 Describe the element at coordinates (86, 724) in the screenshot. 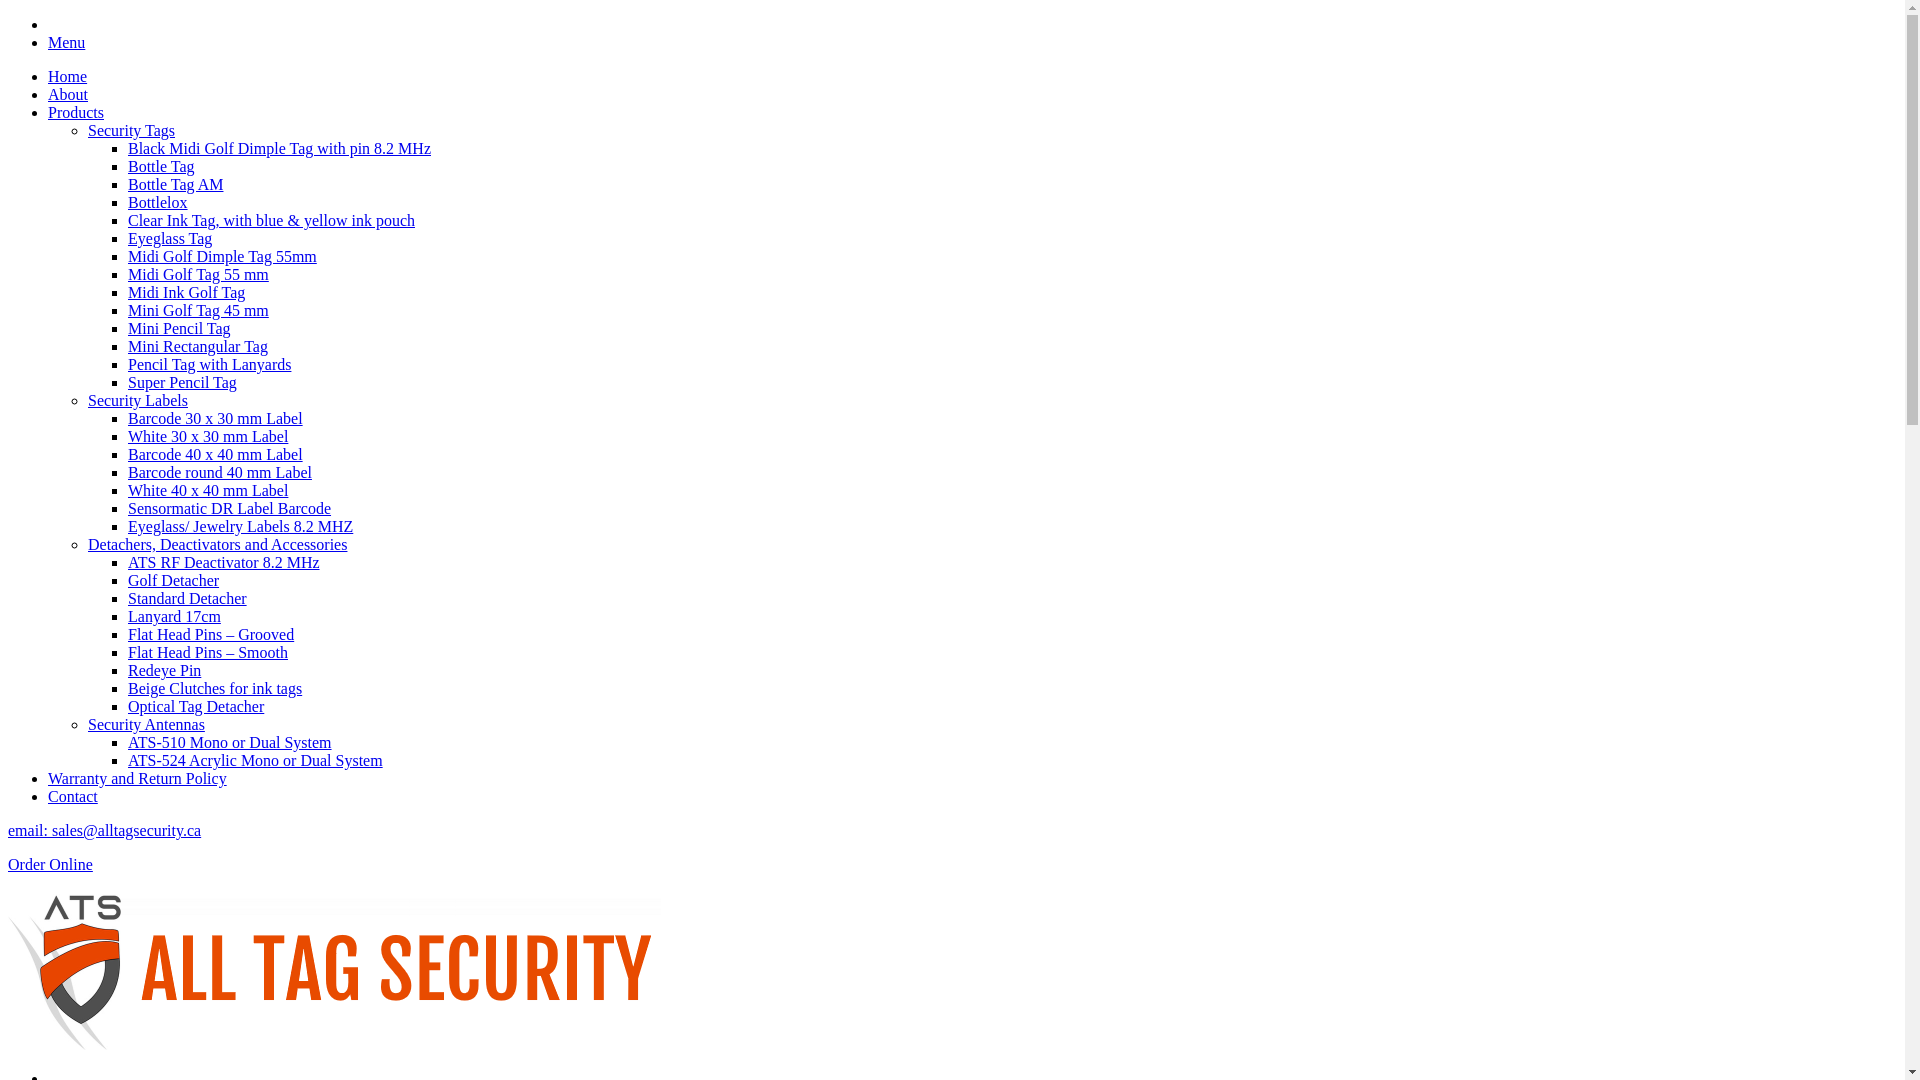

I see `'Security Antennas'` at that location.